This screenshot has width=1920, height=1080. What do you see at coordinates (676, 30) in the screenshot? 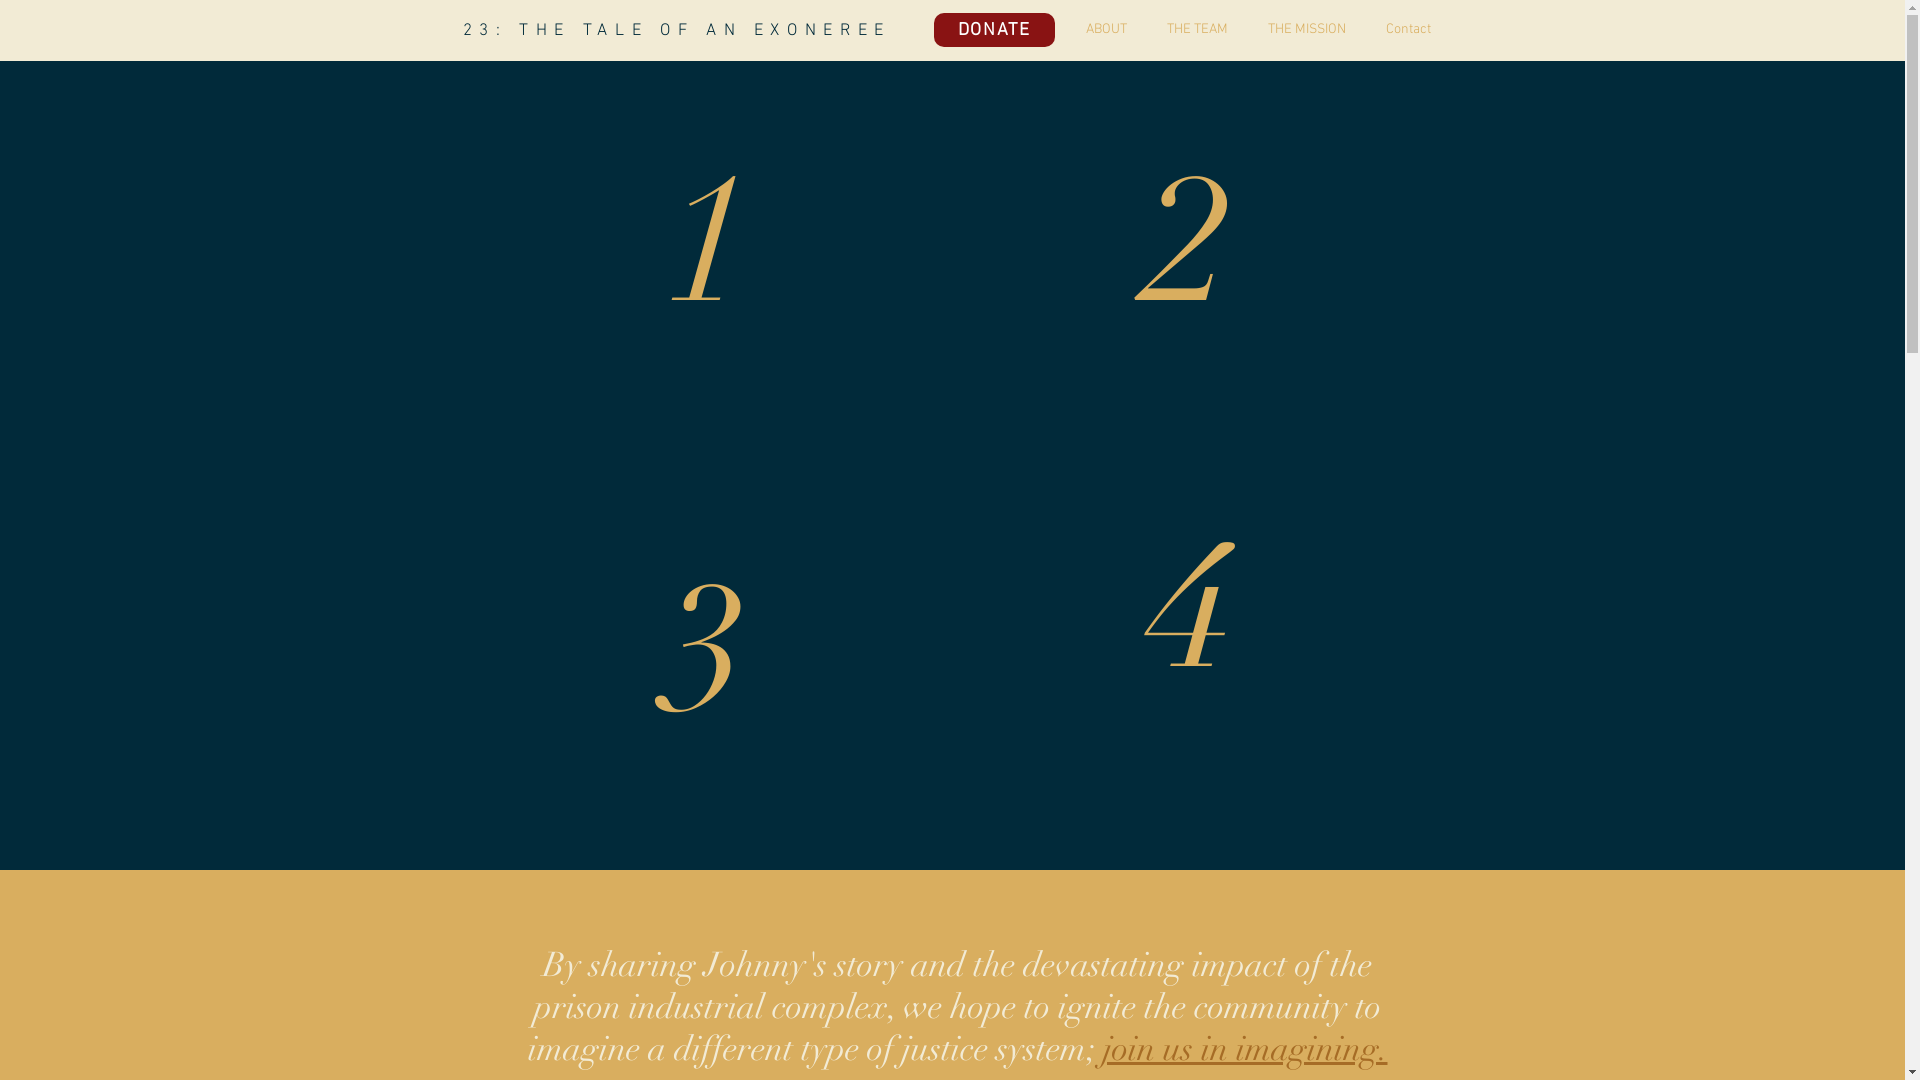
I see `'23: THE TALE OF AN EXONEREE'` at bounding box center [676, 30].